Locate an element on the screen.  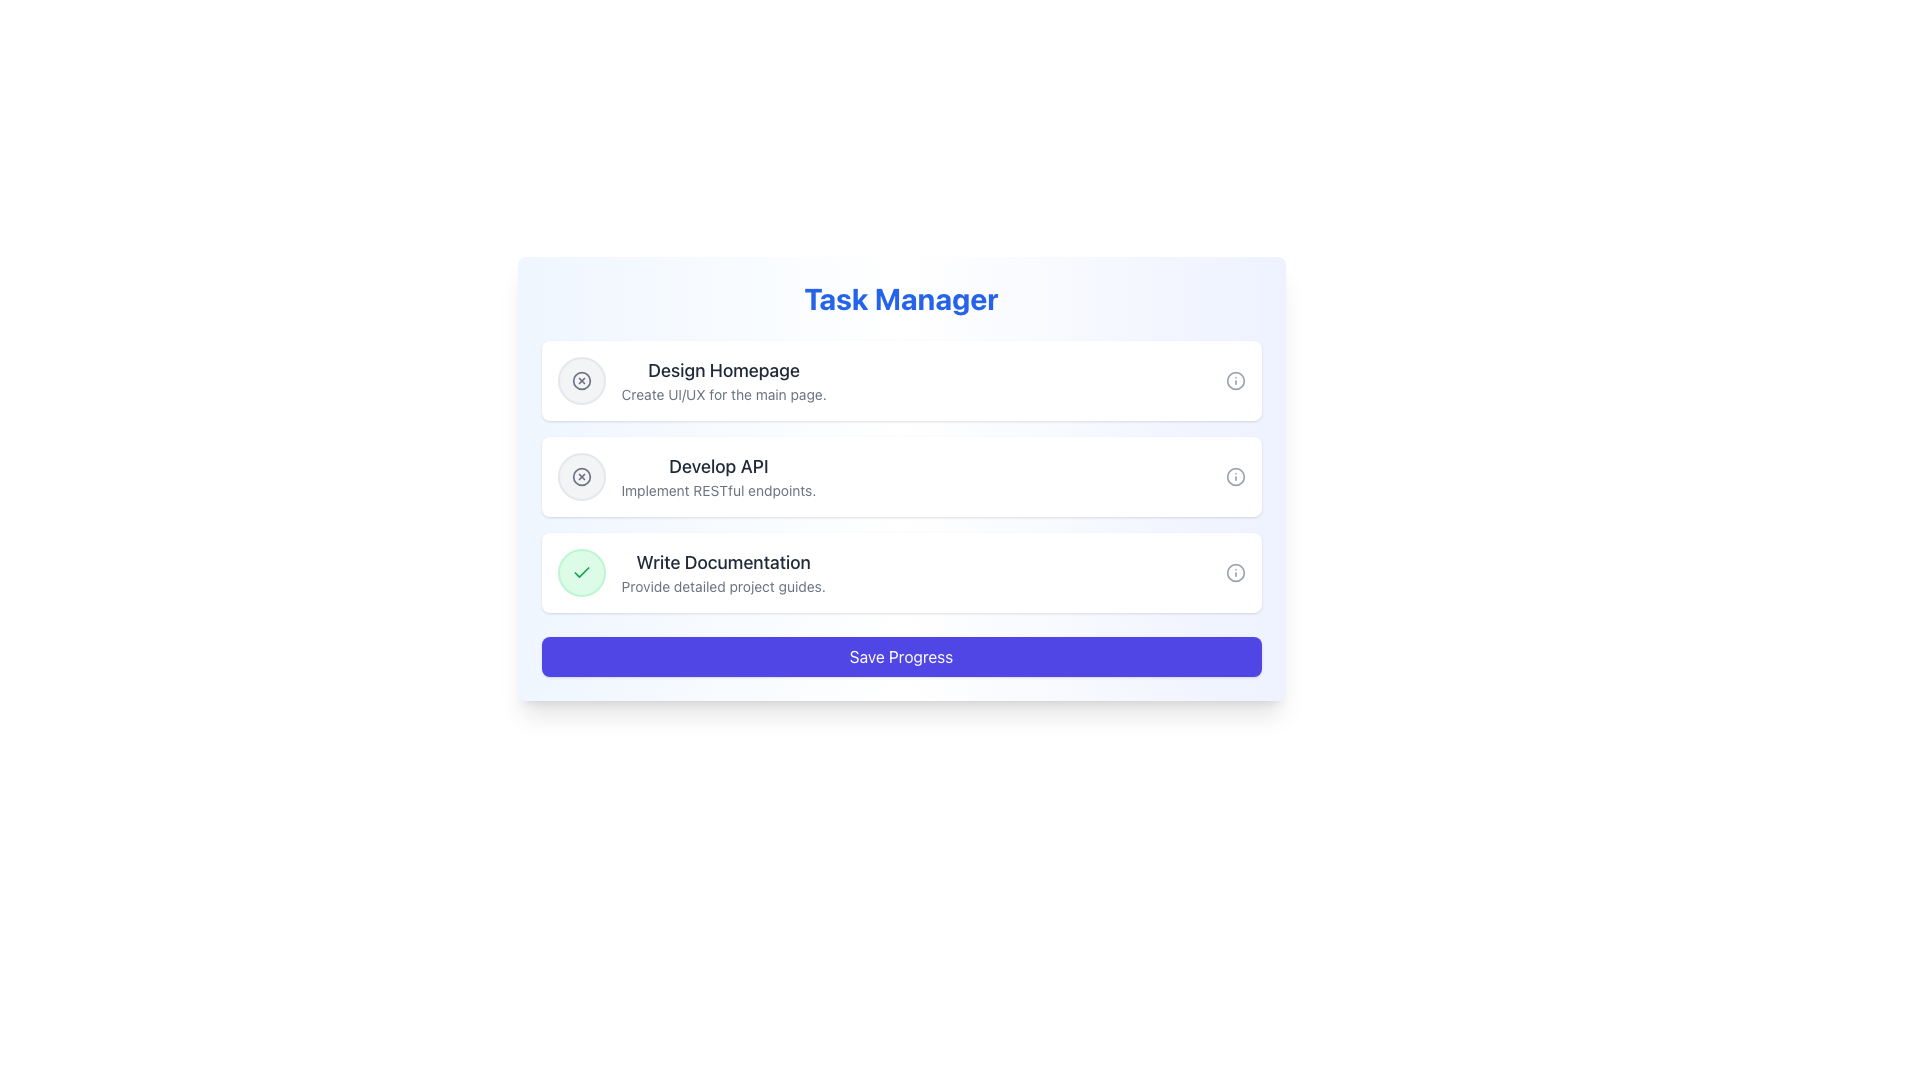
text displayed in the Text Display element titled 'Design Homepage' which contains the subtitle 'Create UI/UX for the main page.' is located at coordinates (723, 381).